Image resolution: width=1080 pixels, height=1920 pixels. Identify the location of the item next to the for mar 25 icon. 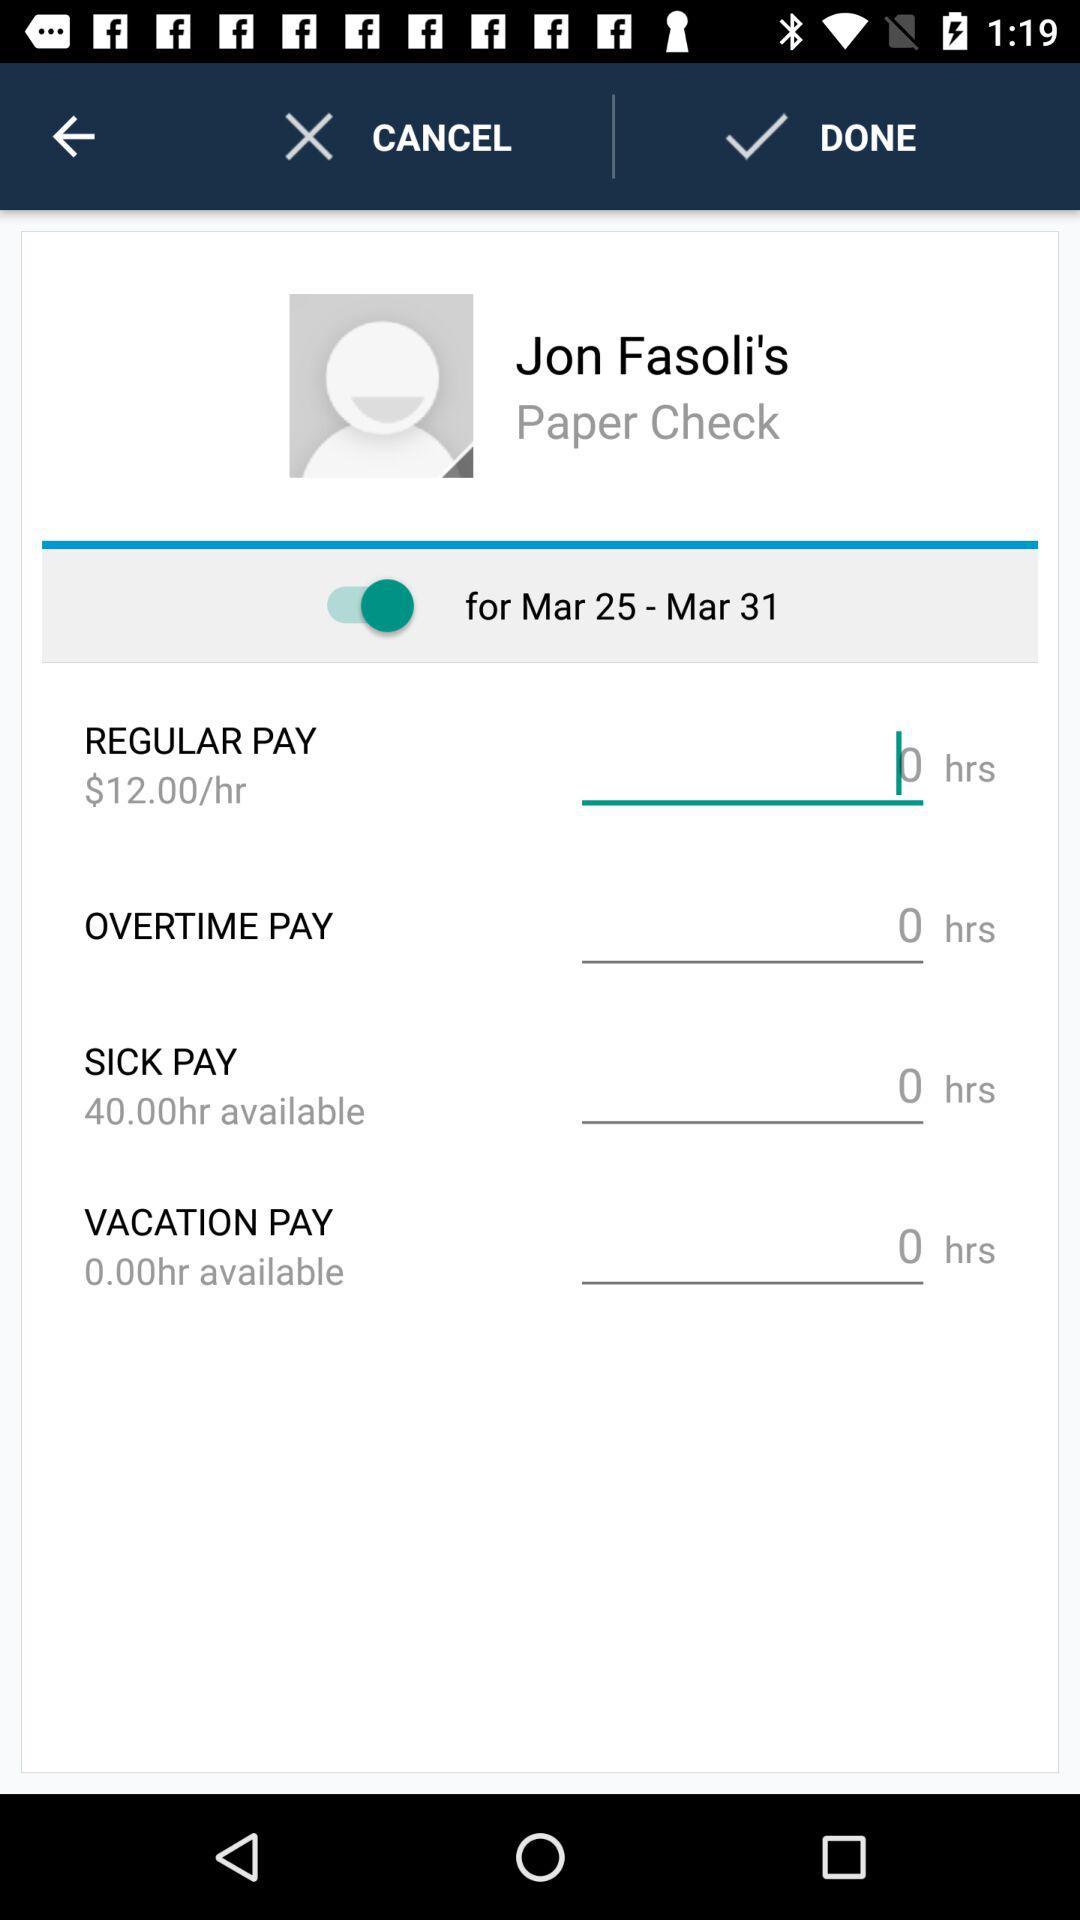
(360, 604).